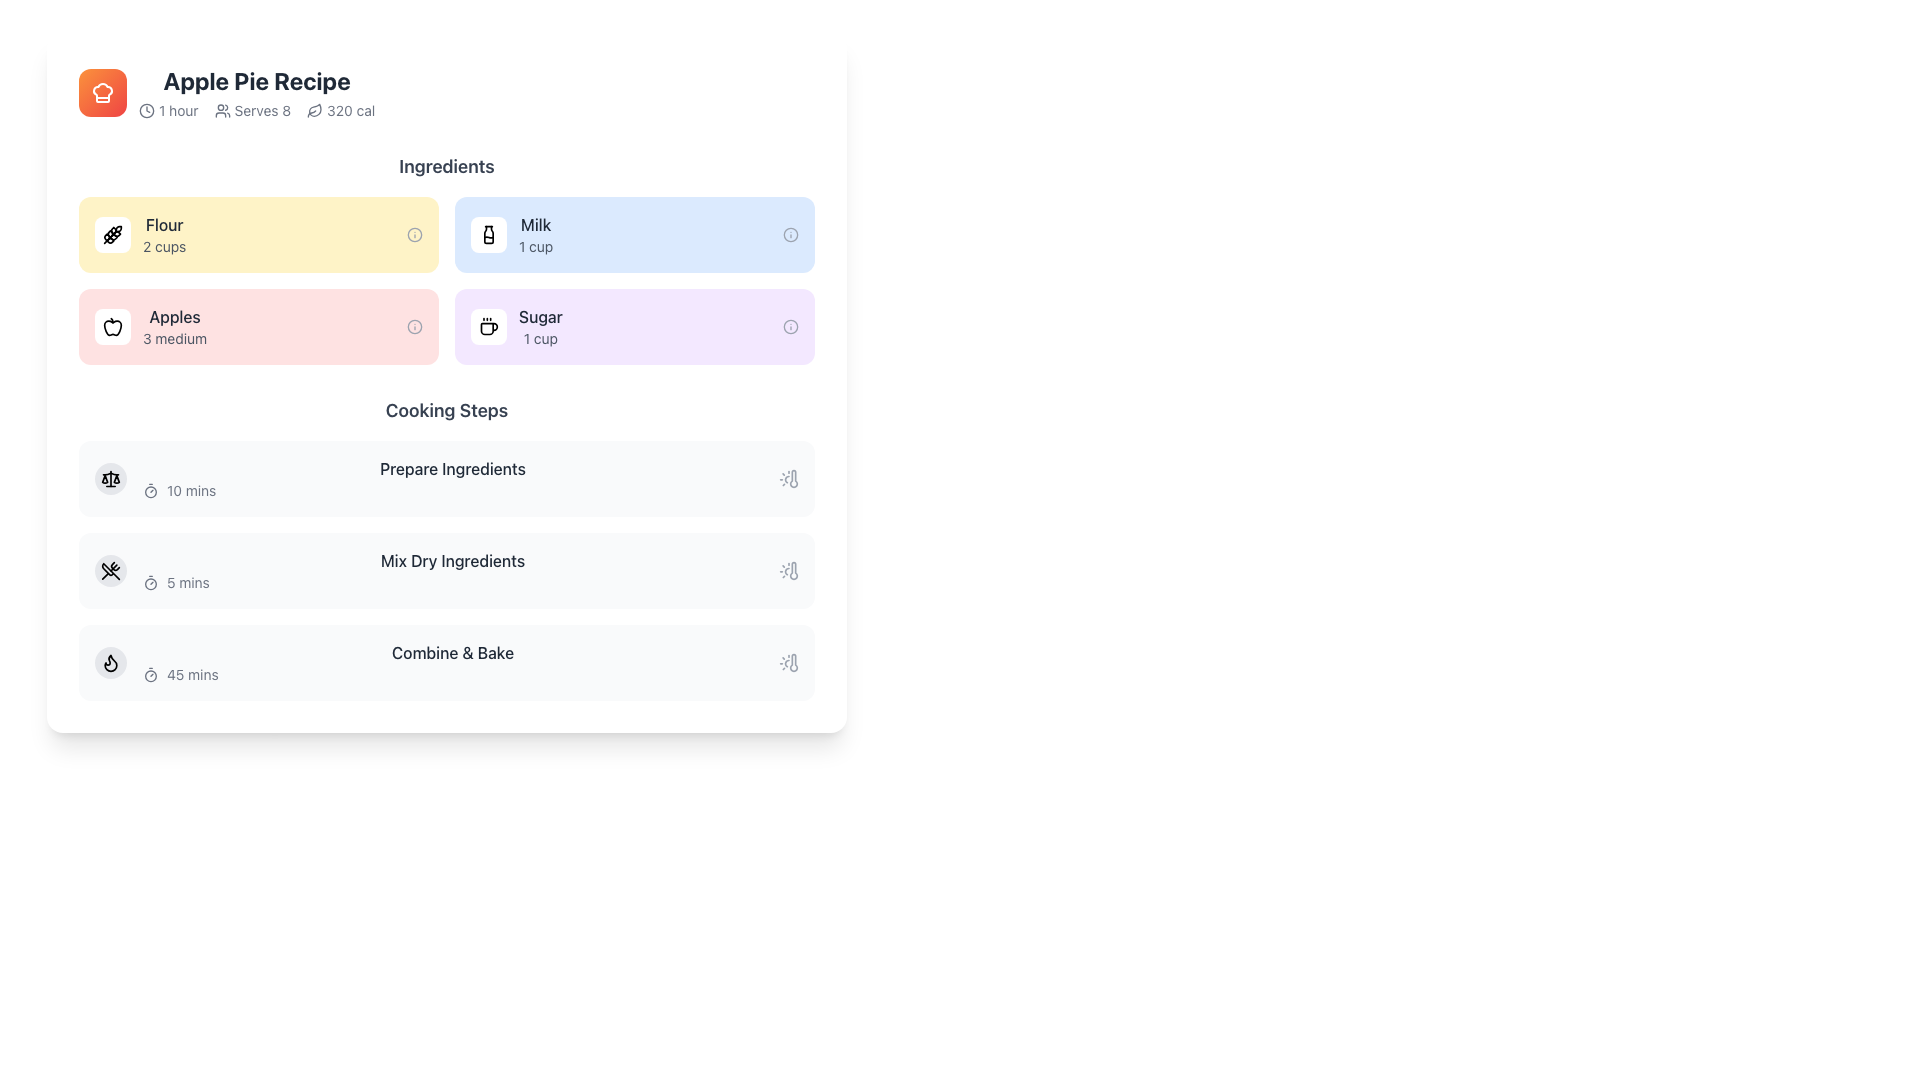 Image resolution: width=1920 pixels, height=1080 pixels. What do you see at coordinates (109, 570) in the screenshot?
I see `the circular icon with a light gray background featuring a crossed fork and knife illustration, located to the left of the 'Mix Dry Ingredients' text in the 'Cooking Steps' list` at bounding box center [109, 570].